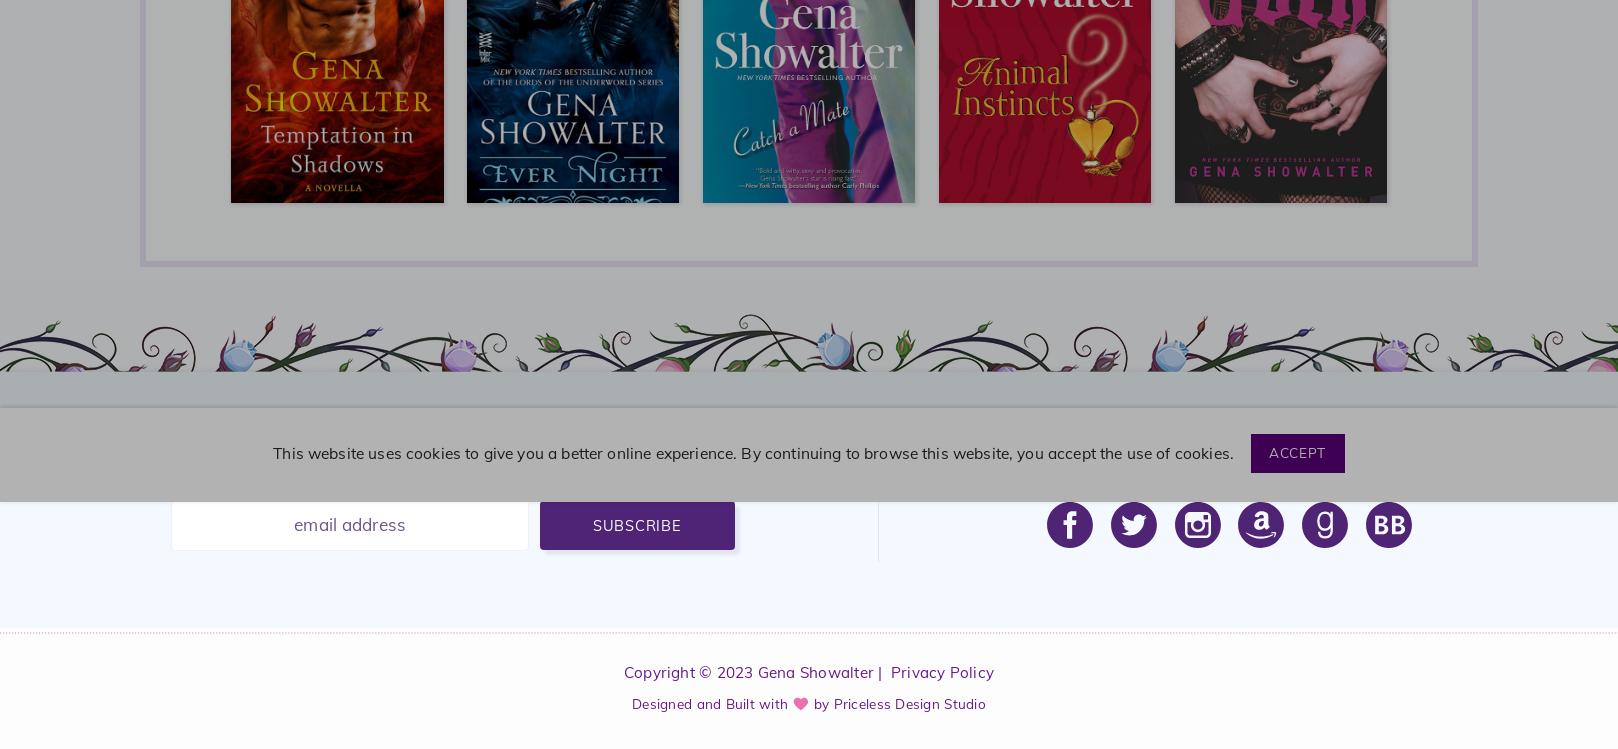  What do you see at coordinates (747, 671) in the screenshot?
I see `'Copyright © 2023 Gena Showalter'` at bounding box center [747, 671].